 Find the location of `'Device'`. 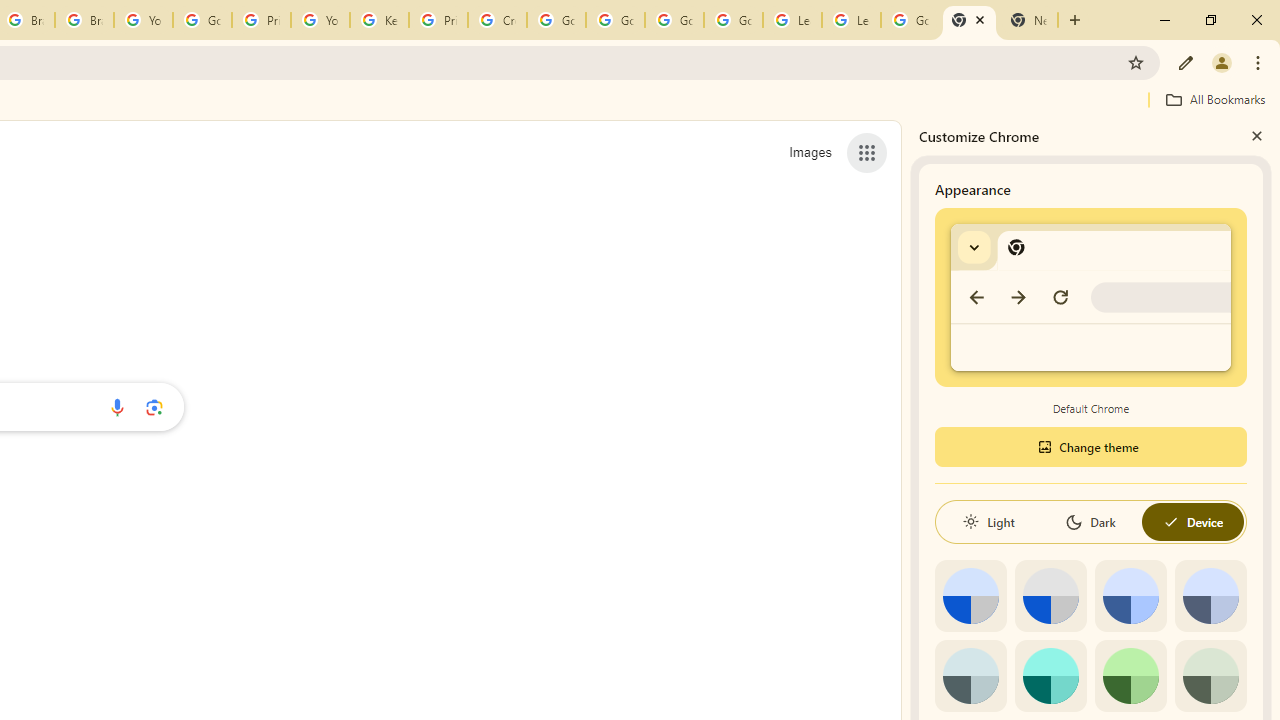

'Device' is located at coordinates (1192, 521).